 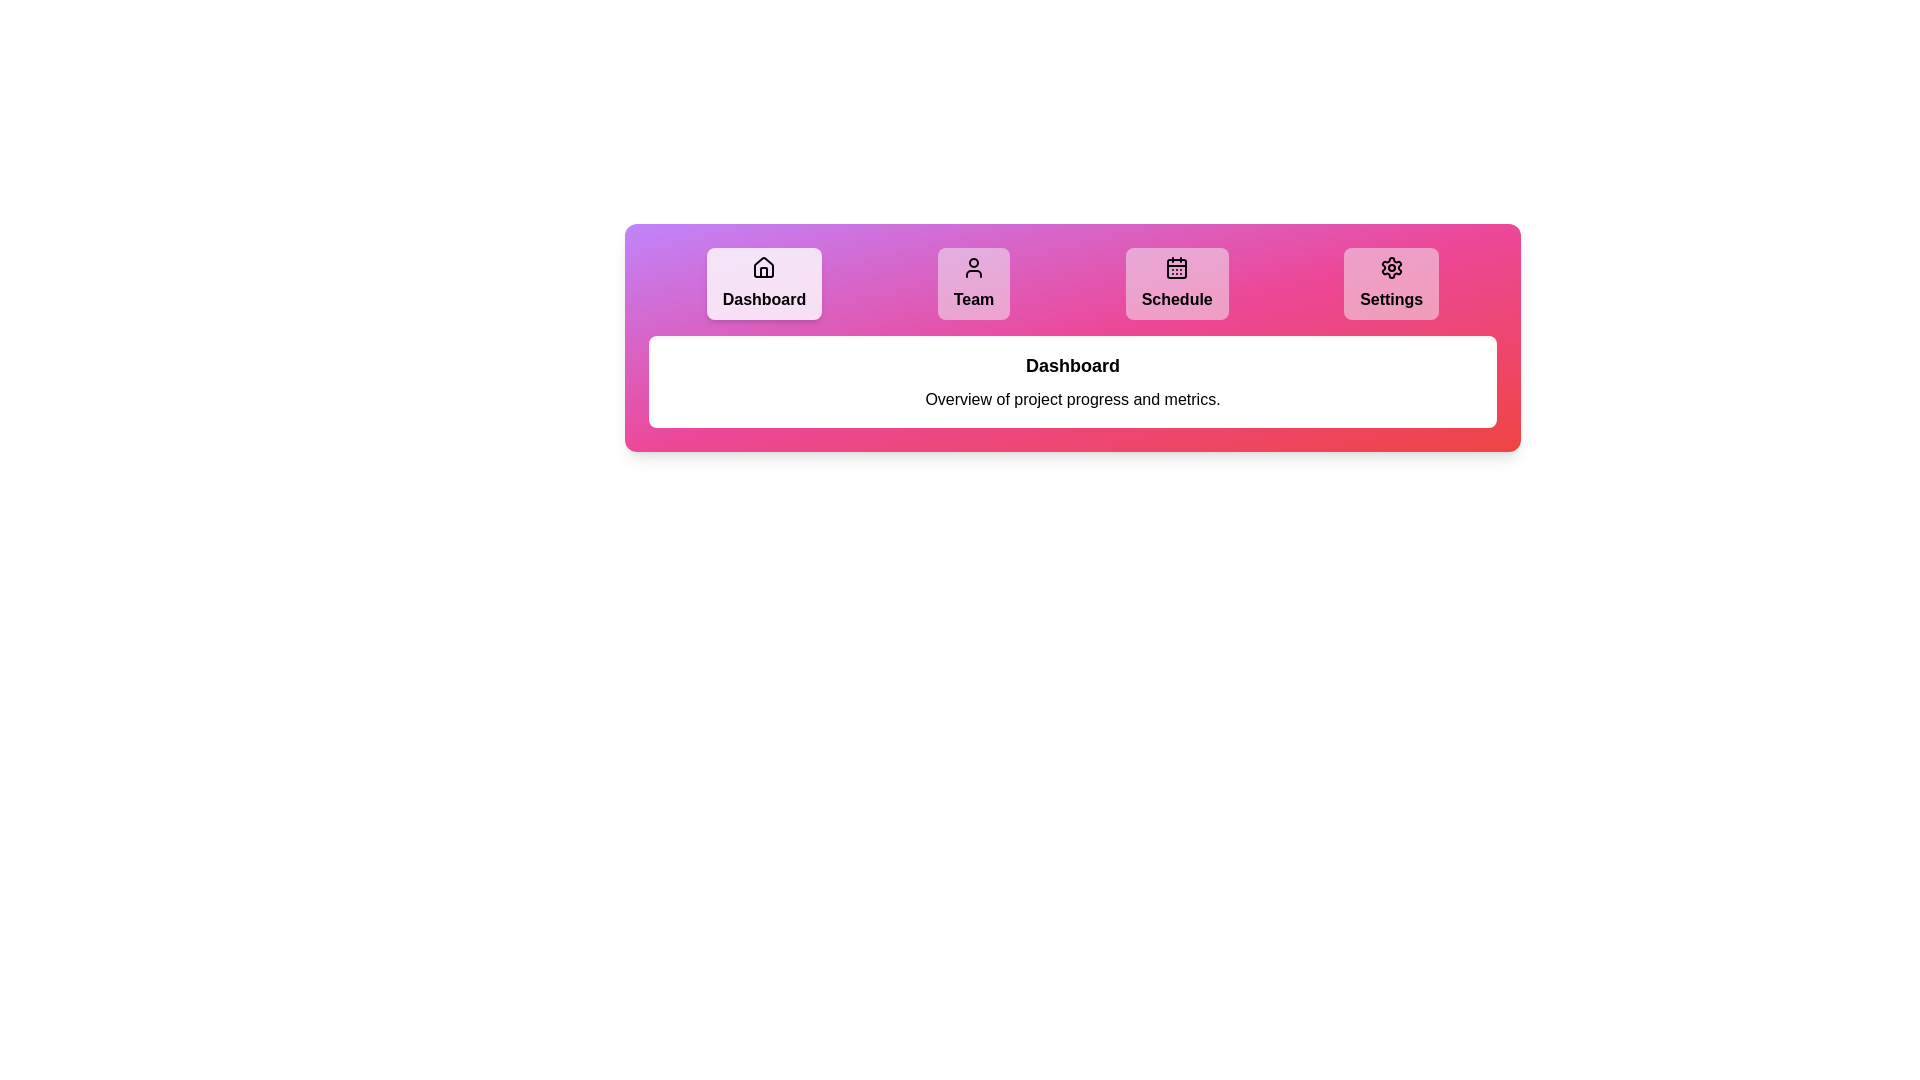 I want to click on the tab labeled Team by clicking on it, so click(x=974, y=284).